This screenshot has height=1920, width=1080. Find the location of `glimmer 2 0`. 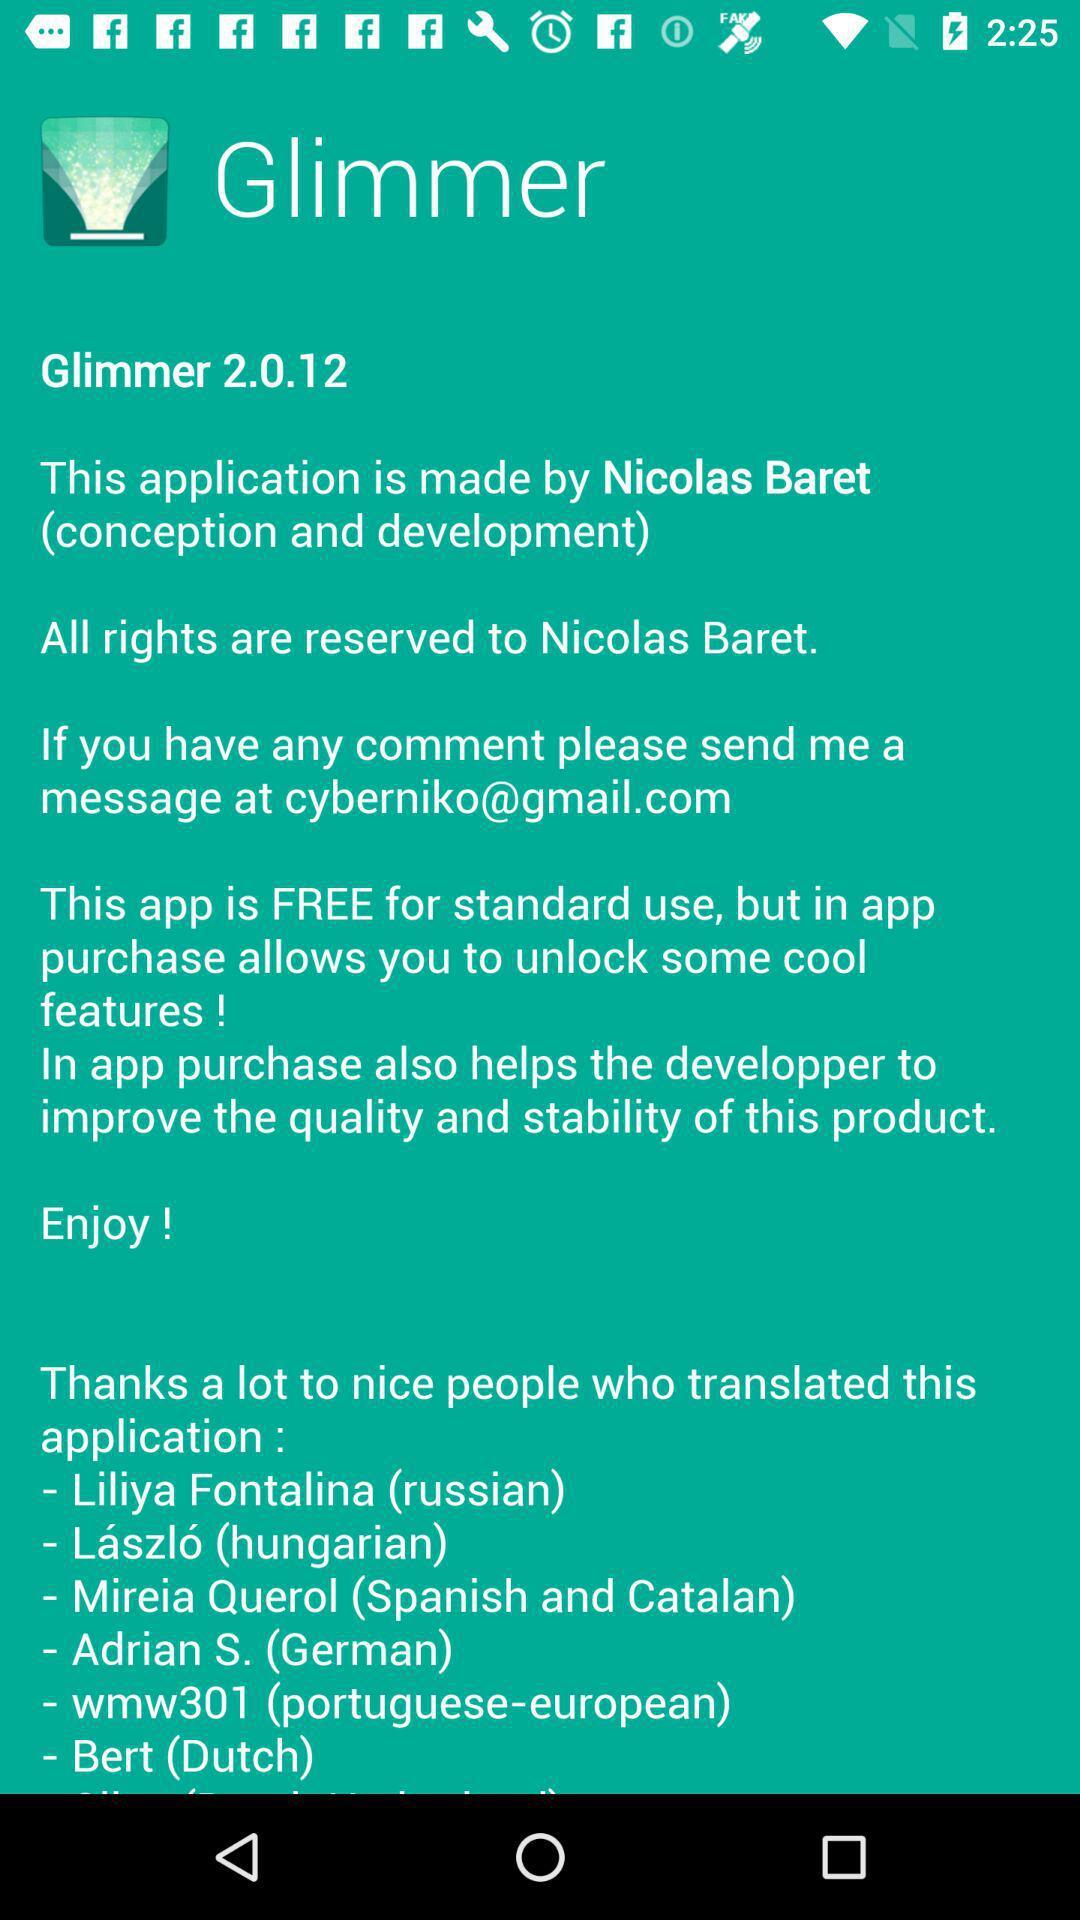

glimmer 2 0 is located at coordinates (540, 1045).